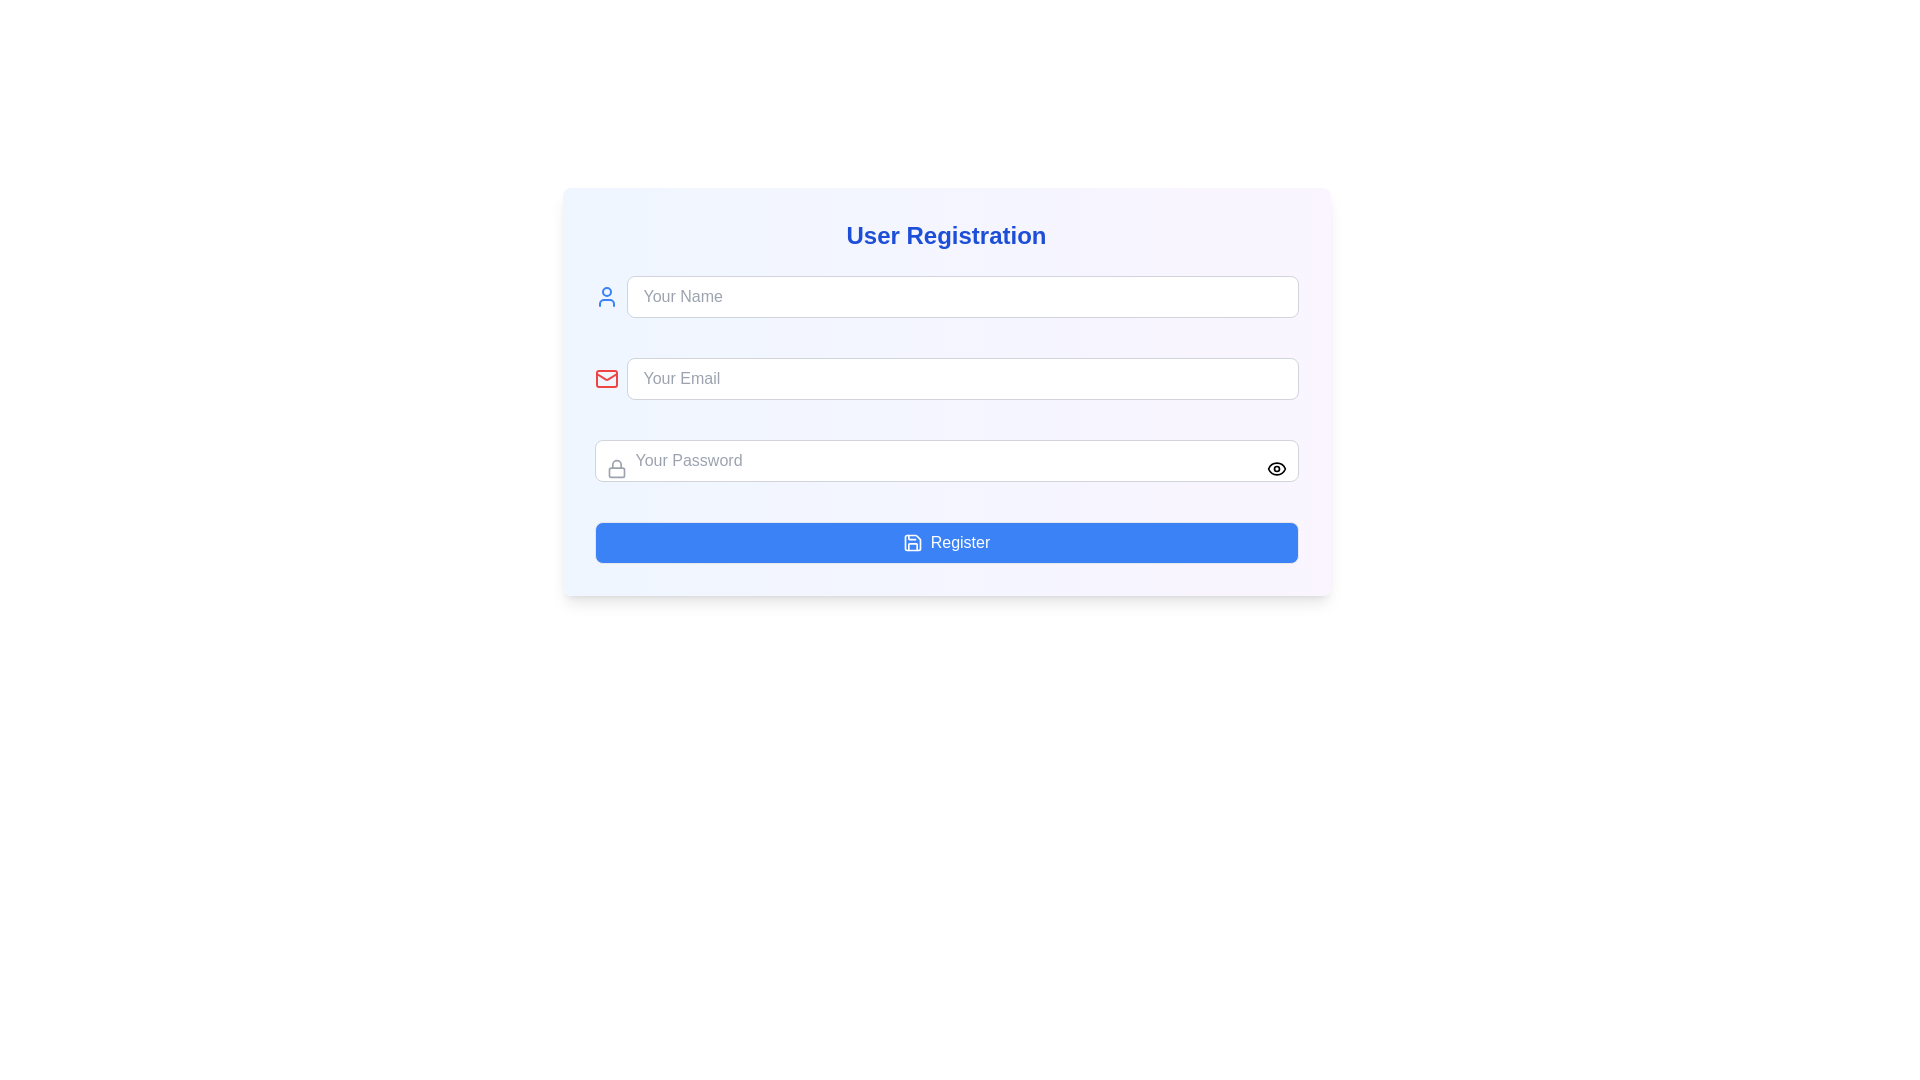 The image size is (1920, 1080). Describe the element at coordinates (605, 377) in the screenshot. I see `the stylized envelope vector graphic, which is located to the left of the email input field in the user registration form` at that location.